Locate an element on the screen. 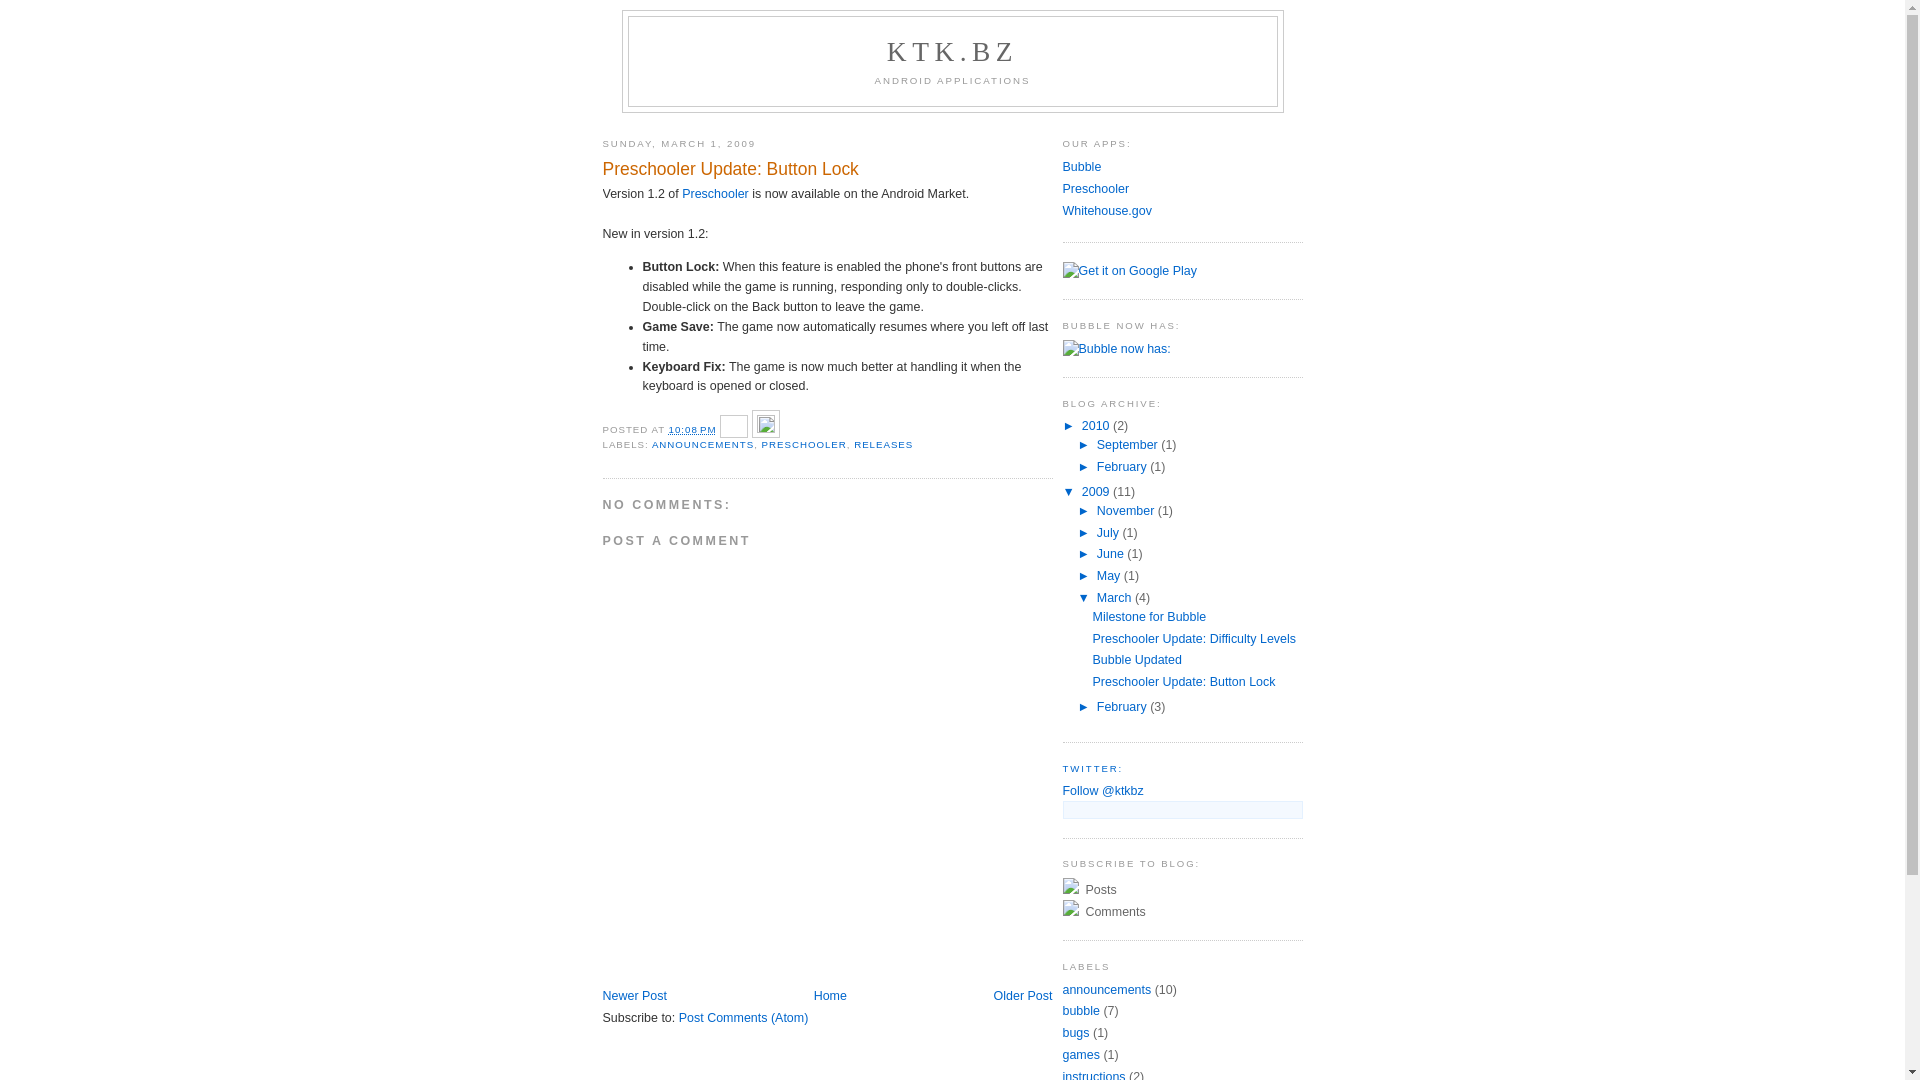 The width and height of the screenshot is (1920, 1080). 'September' is located at coordinates (1128, 443).